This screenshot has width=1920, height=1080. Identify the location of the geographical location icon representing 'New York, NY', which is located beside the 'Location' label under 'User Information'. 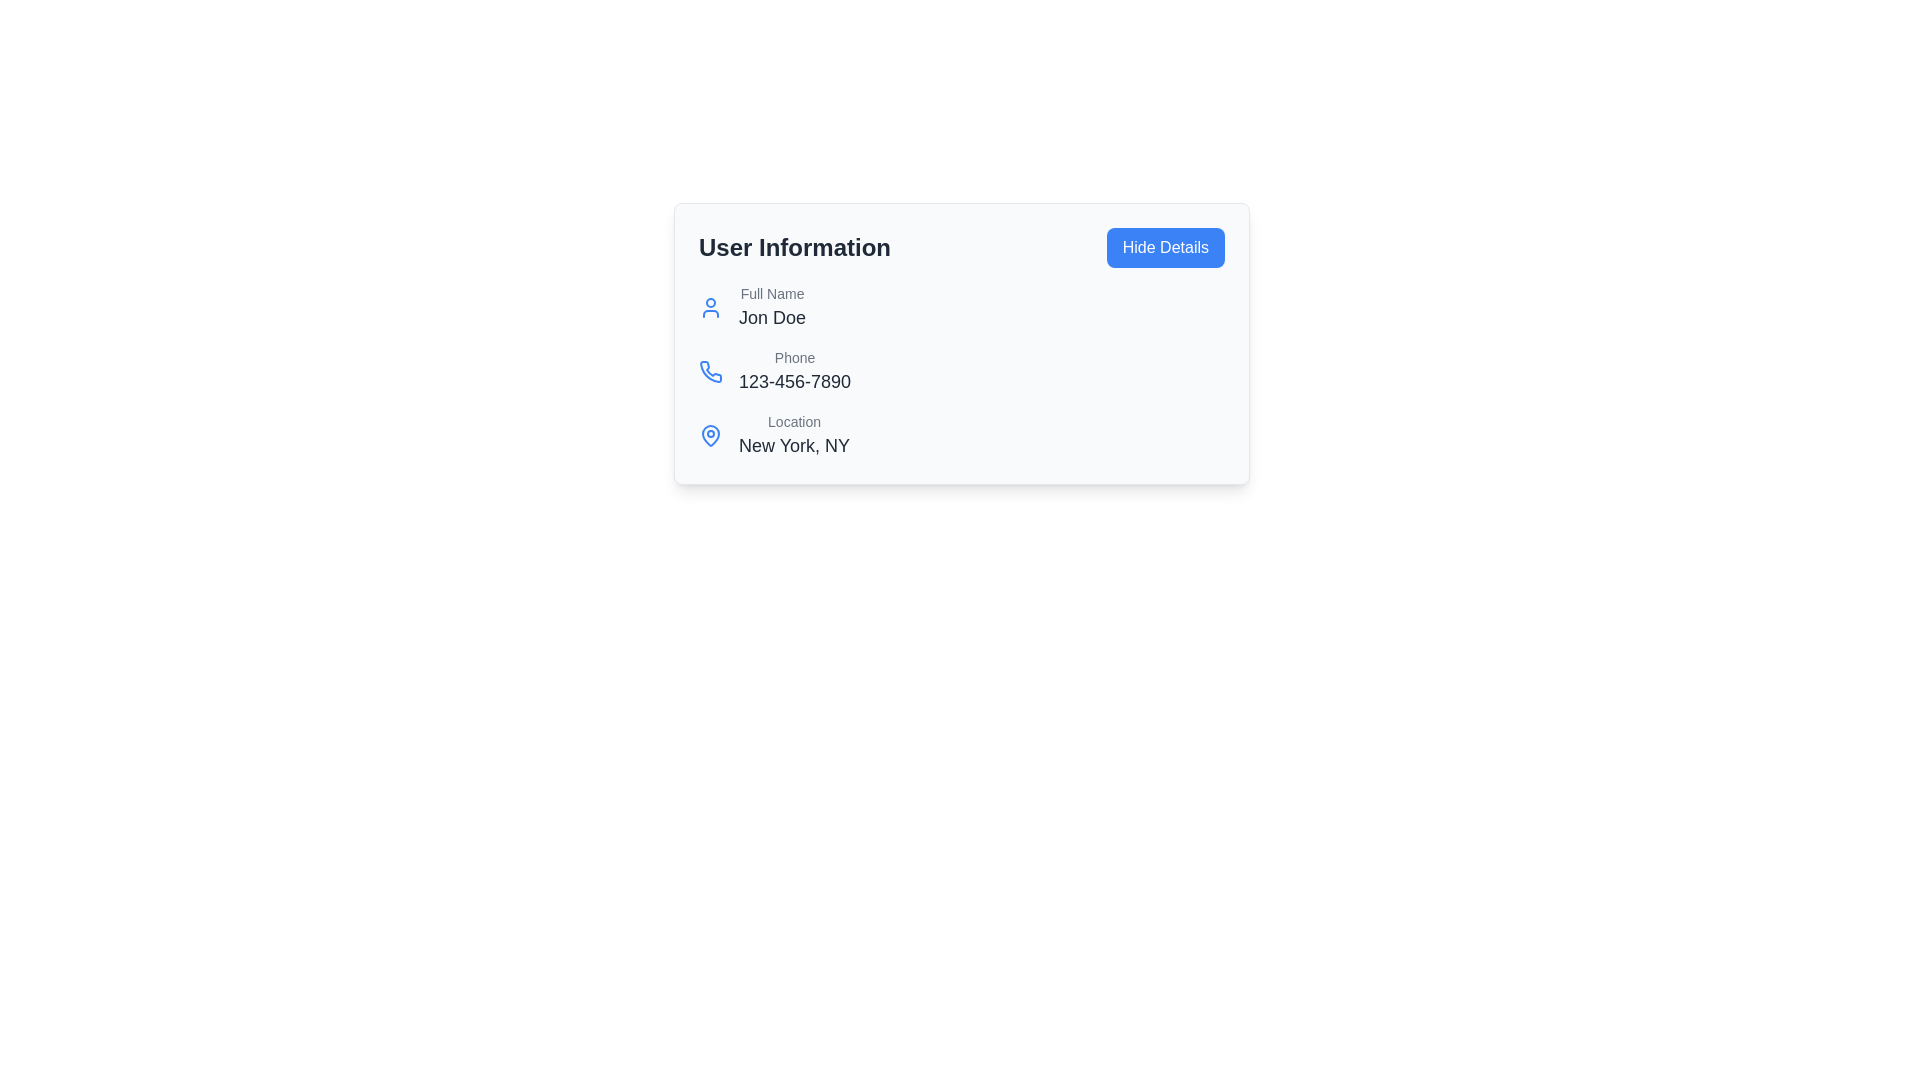
(710, 434).